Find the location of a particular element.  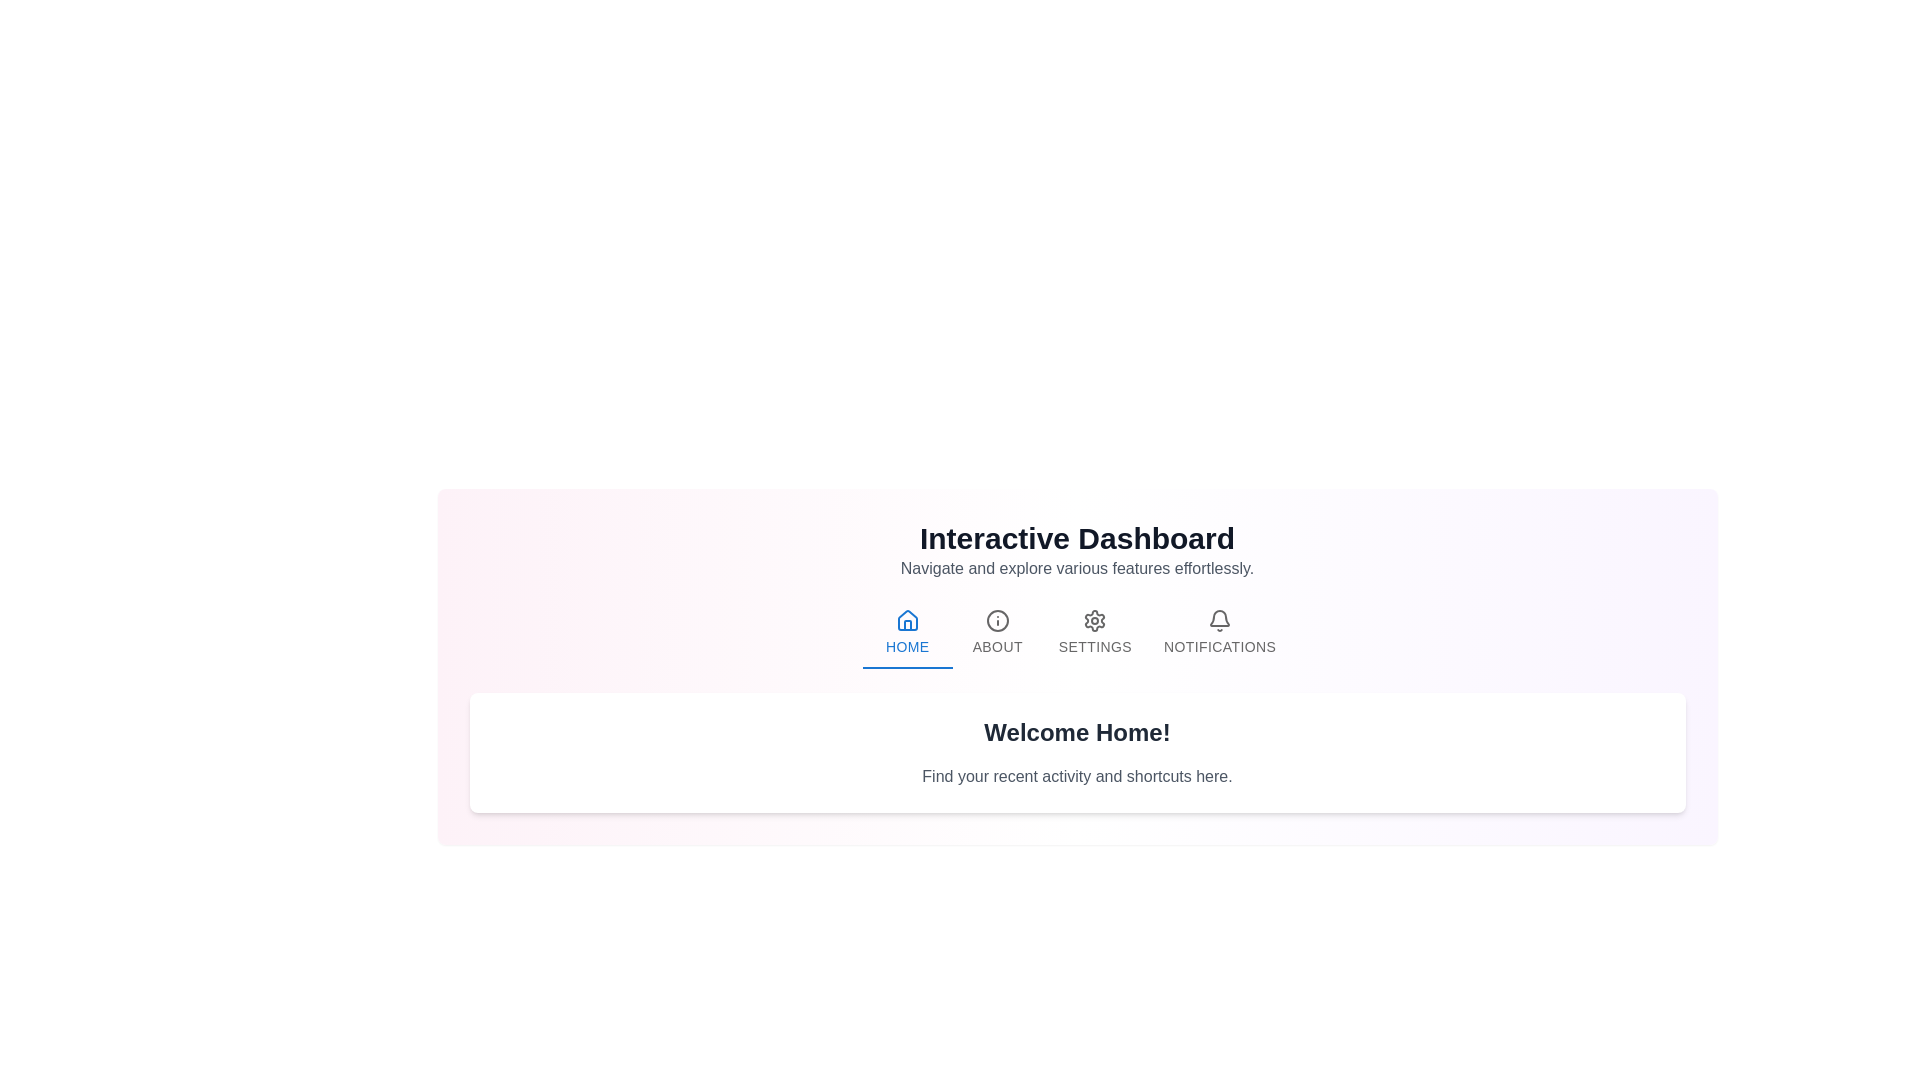

the settings tab in the navigation bar is located at coordinates (1094, 632).